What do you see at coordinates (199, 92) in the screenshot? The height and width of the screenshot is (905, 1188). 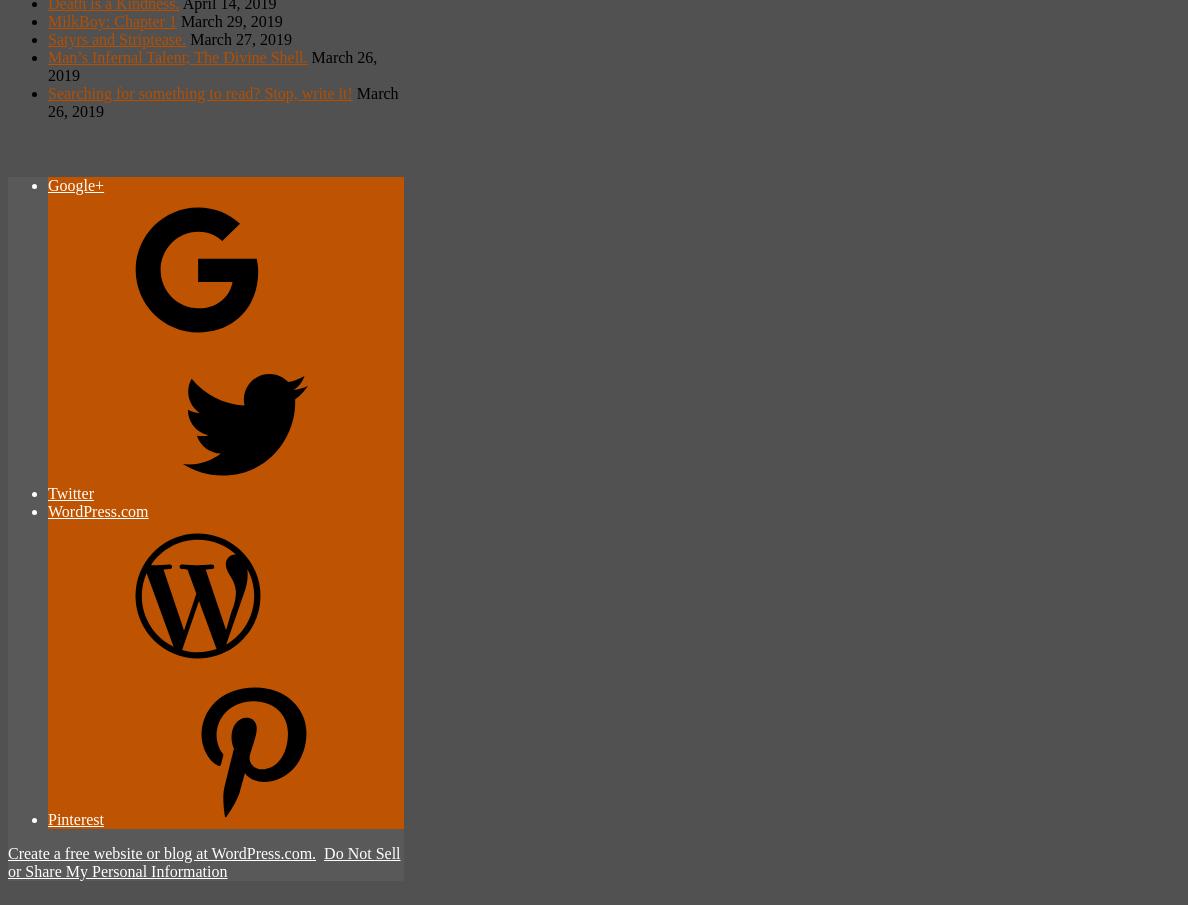 I see `'Searching for something to read? Stop, write it!'` at bounding box center [199, 92].